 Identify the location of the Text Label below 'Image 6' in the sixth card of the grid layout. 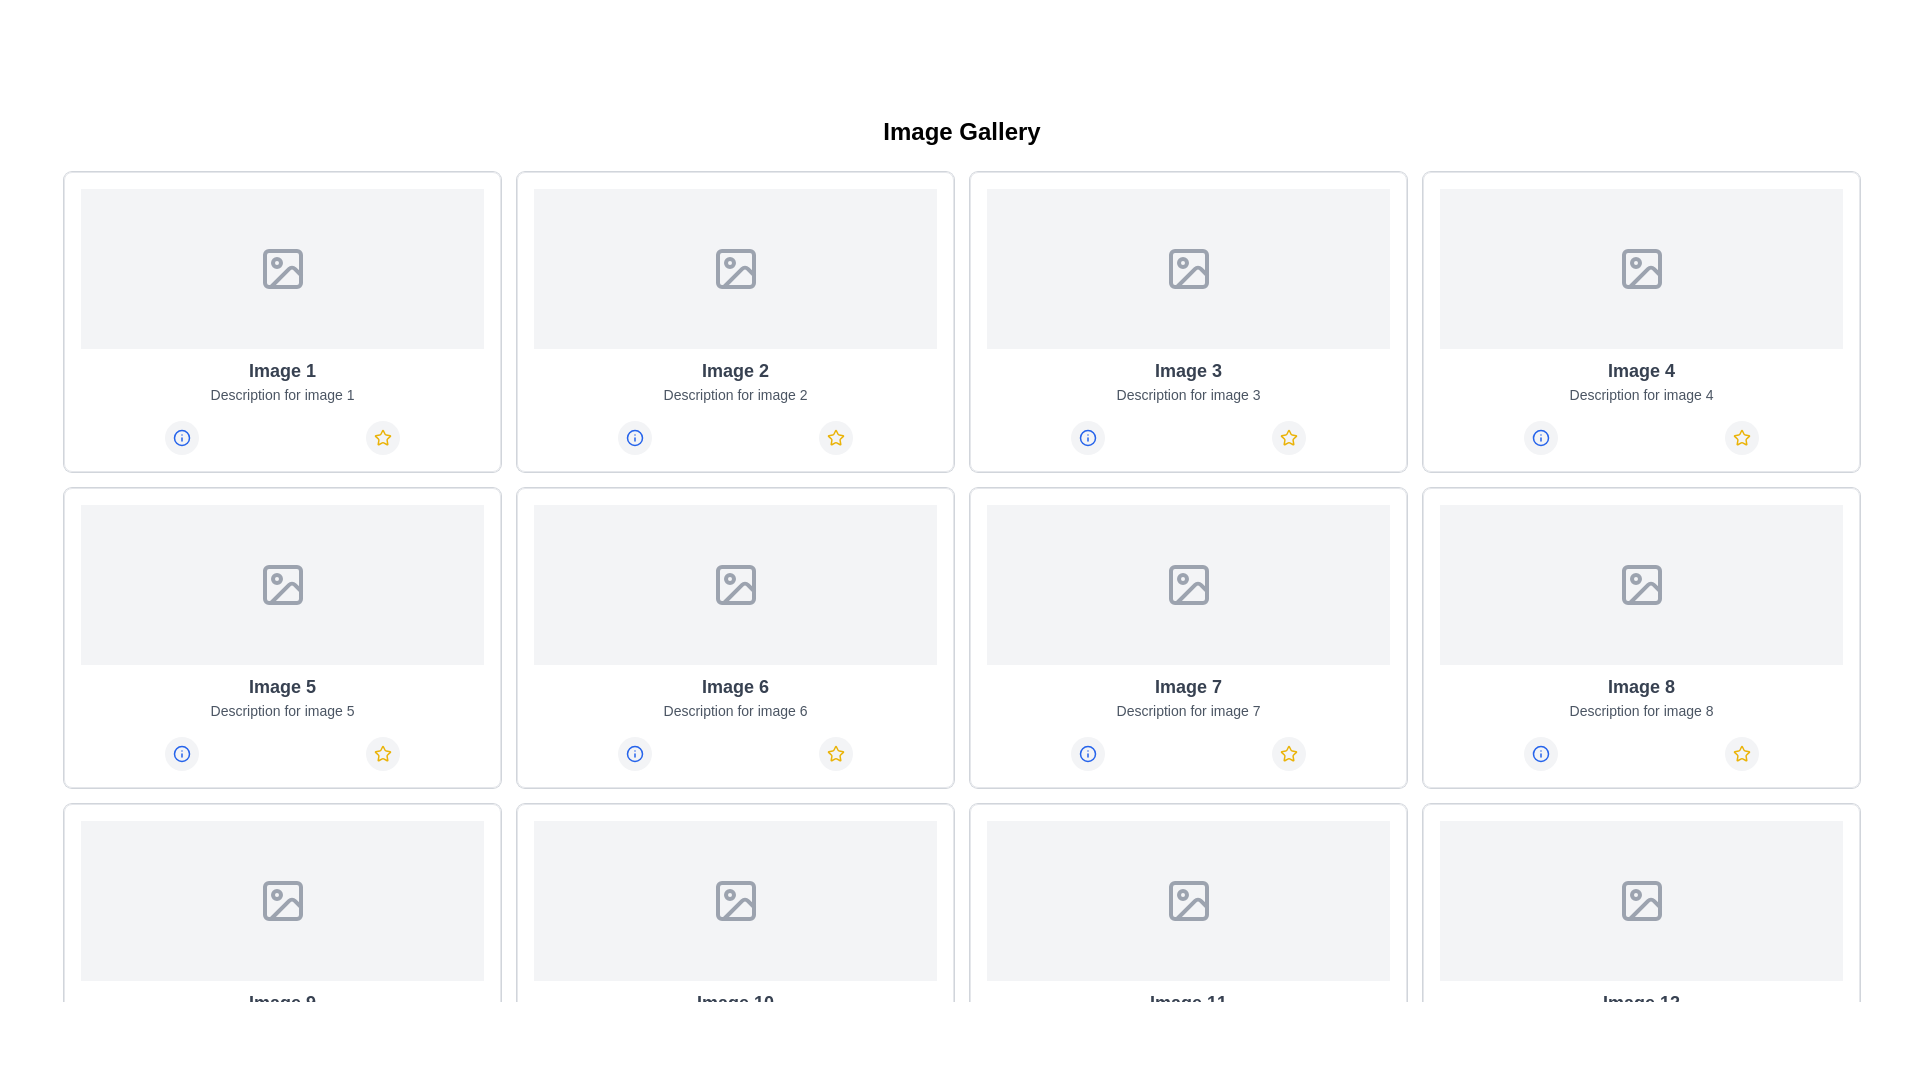
(734, 709).